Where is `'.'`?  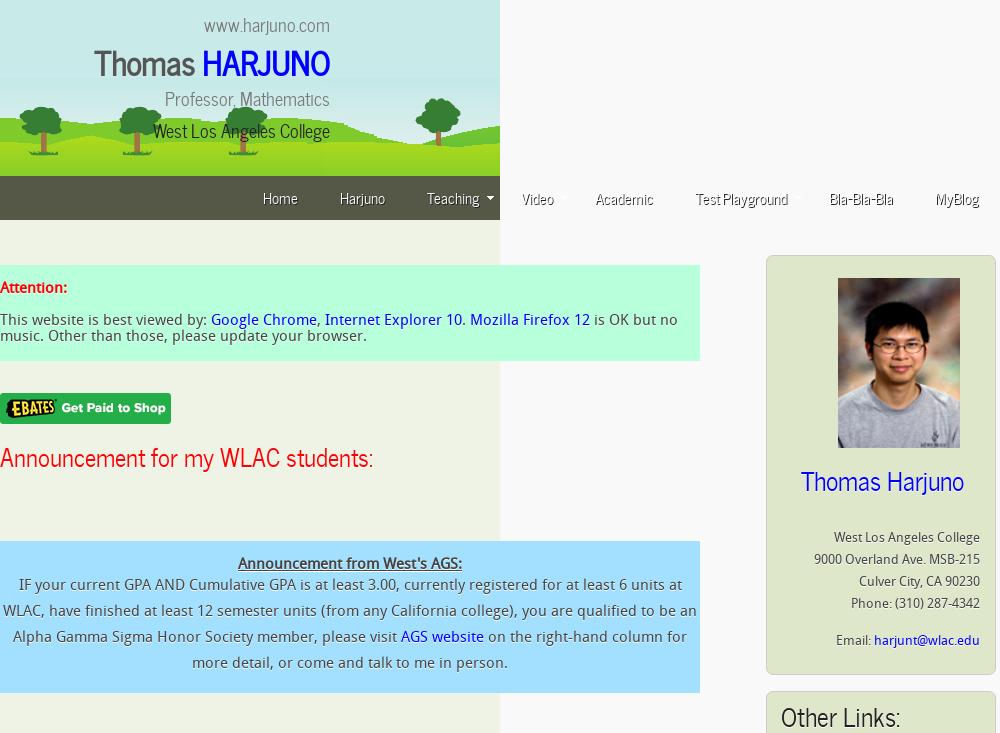 '.' is located at coordinates (461, 319).